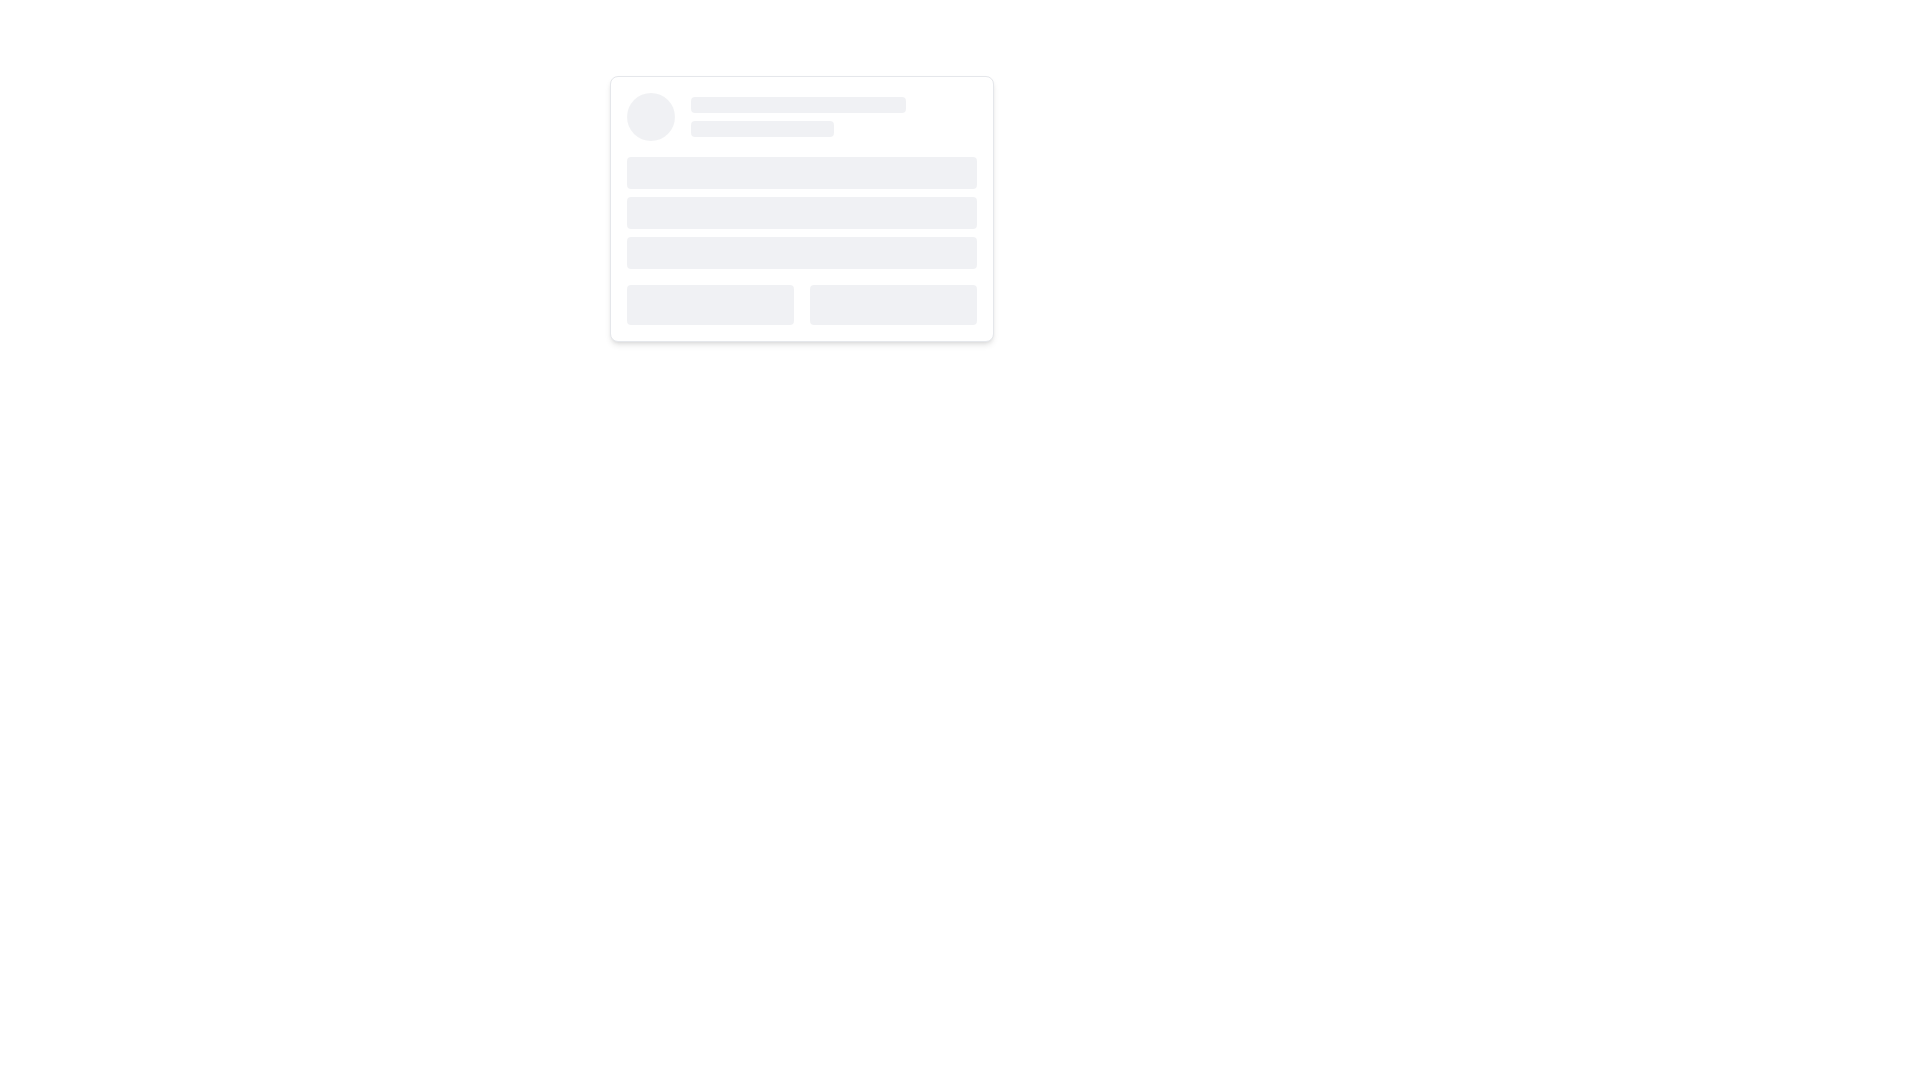  What do you see at coordinates (651, 116) in the screenshot?
I see `the Circular Placeholder, which is a circular shape with a light gray background, representing an inactive or loading state, located at the far-left of a horizontally aligned group of elements` at bounding box center [651, 116].